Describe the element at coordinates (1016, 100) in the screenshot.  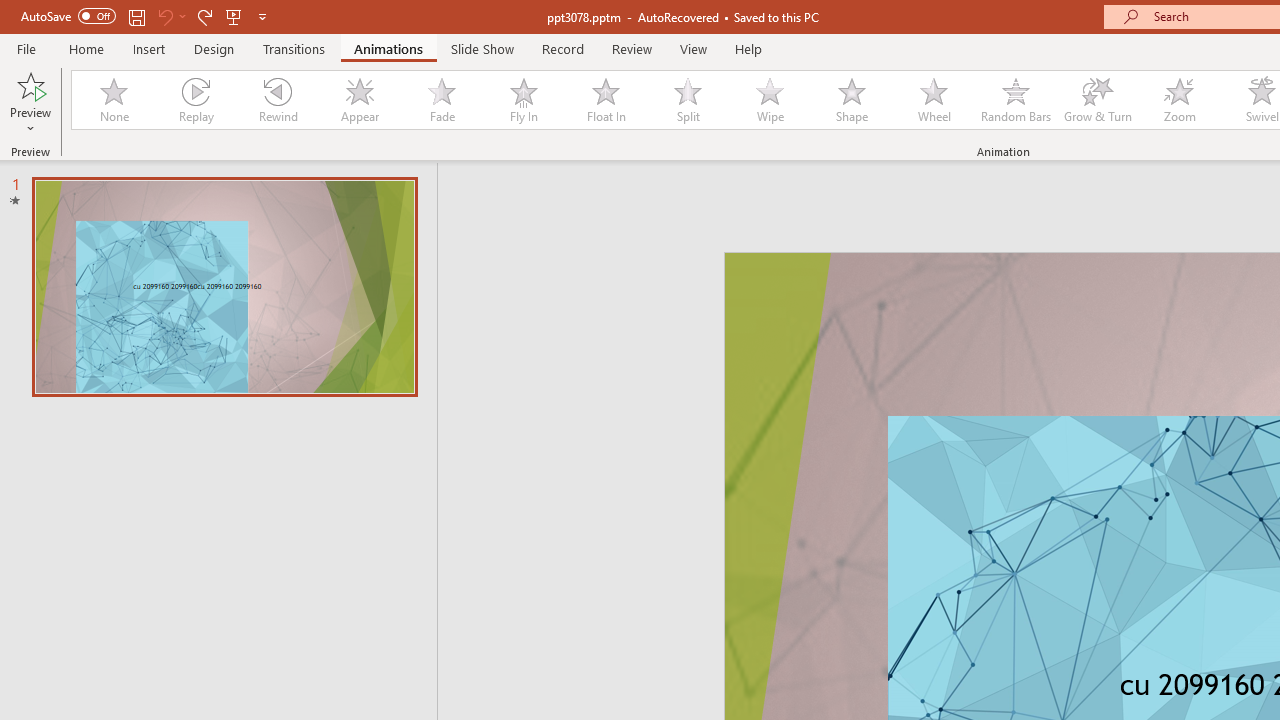
I see `'Random Bars'` at that location.